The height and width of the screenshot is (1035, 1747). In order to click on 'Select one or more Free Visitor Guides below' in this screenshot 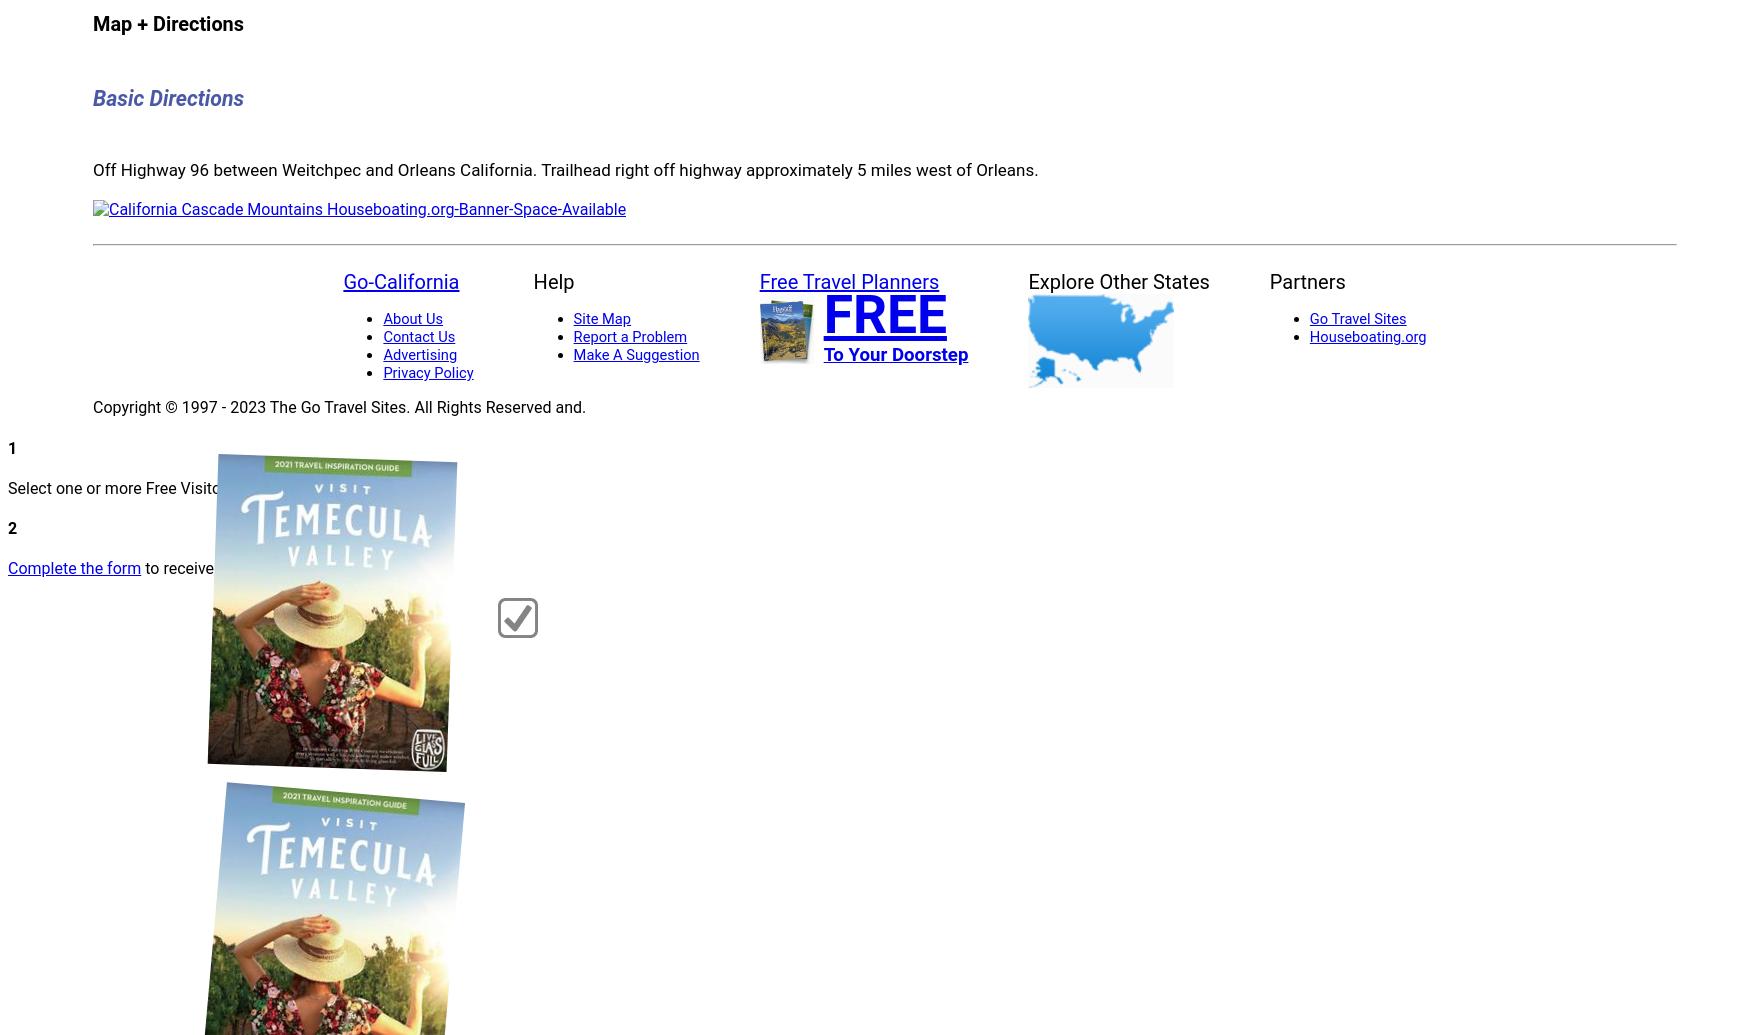, I will do `click(166, 487)`.